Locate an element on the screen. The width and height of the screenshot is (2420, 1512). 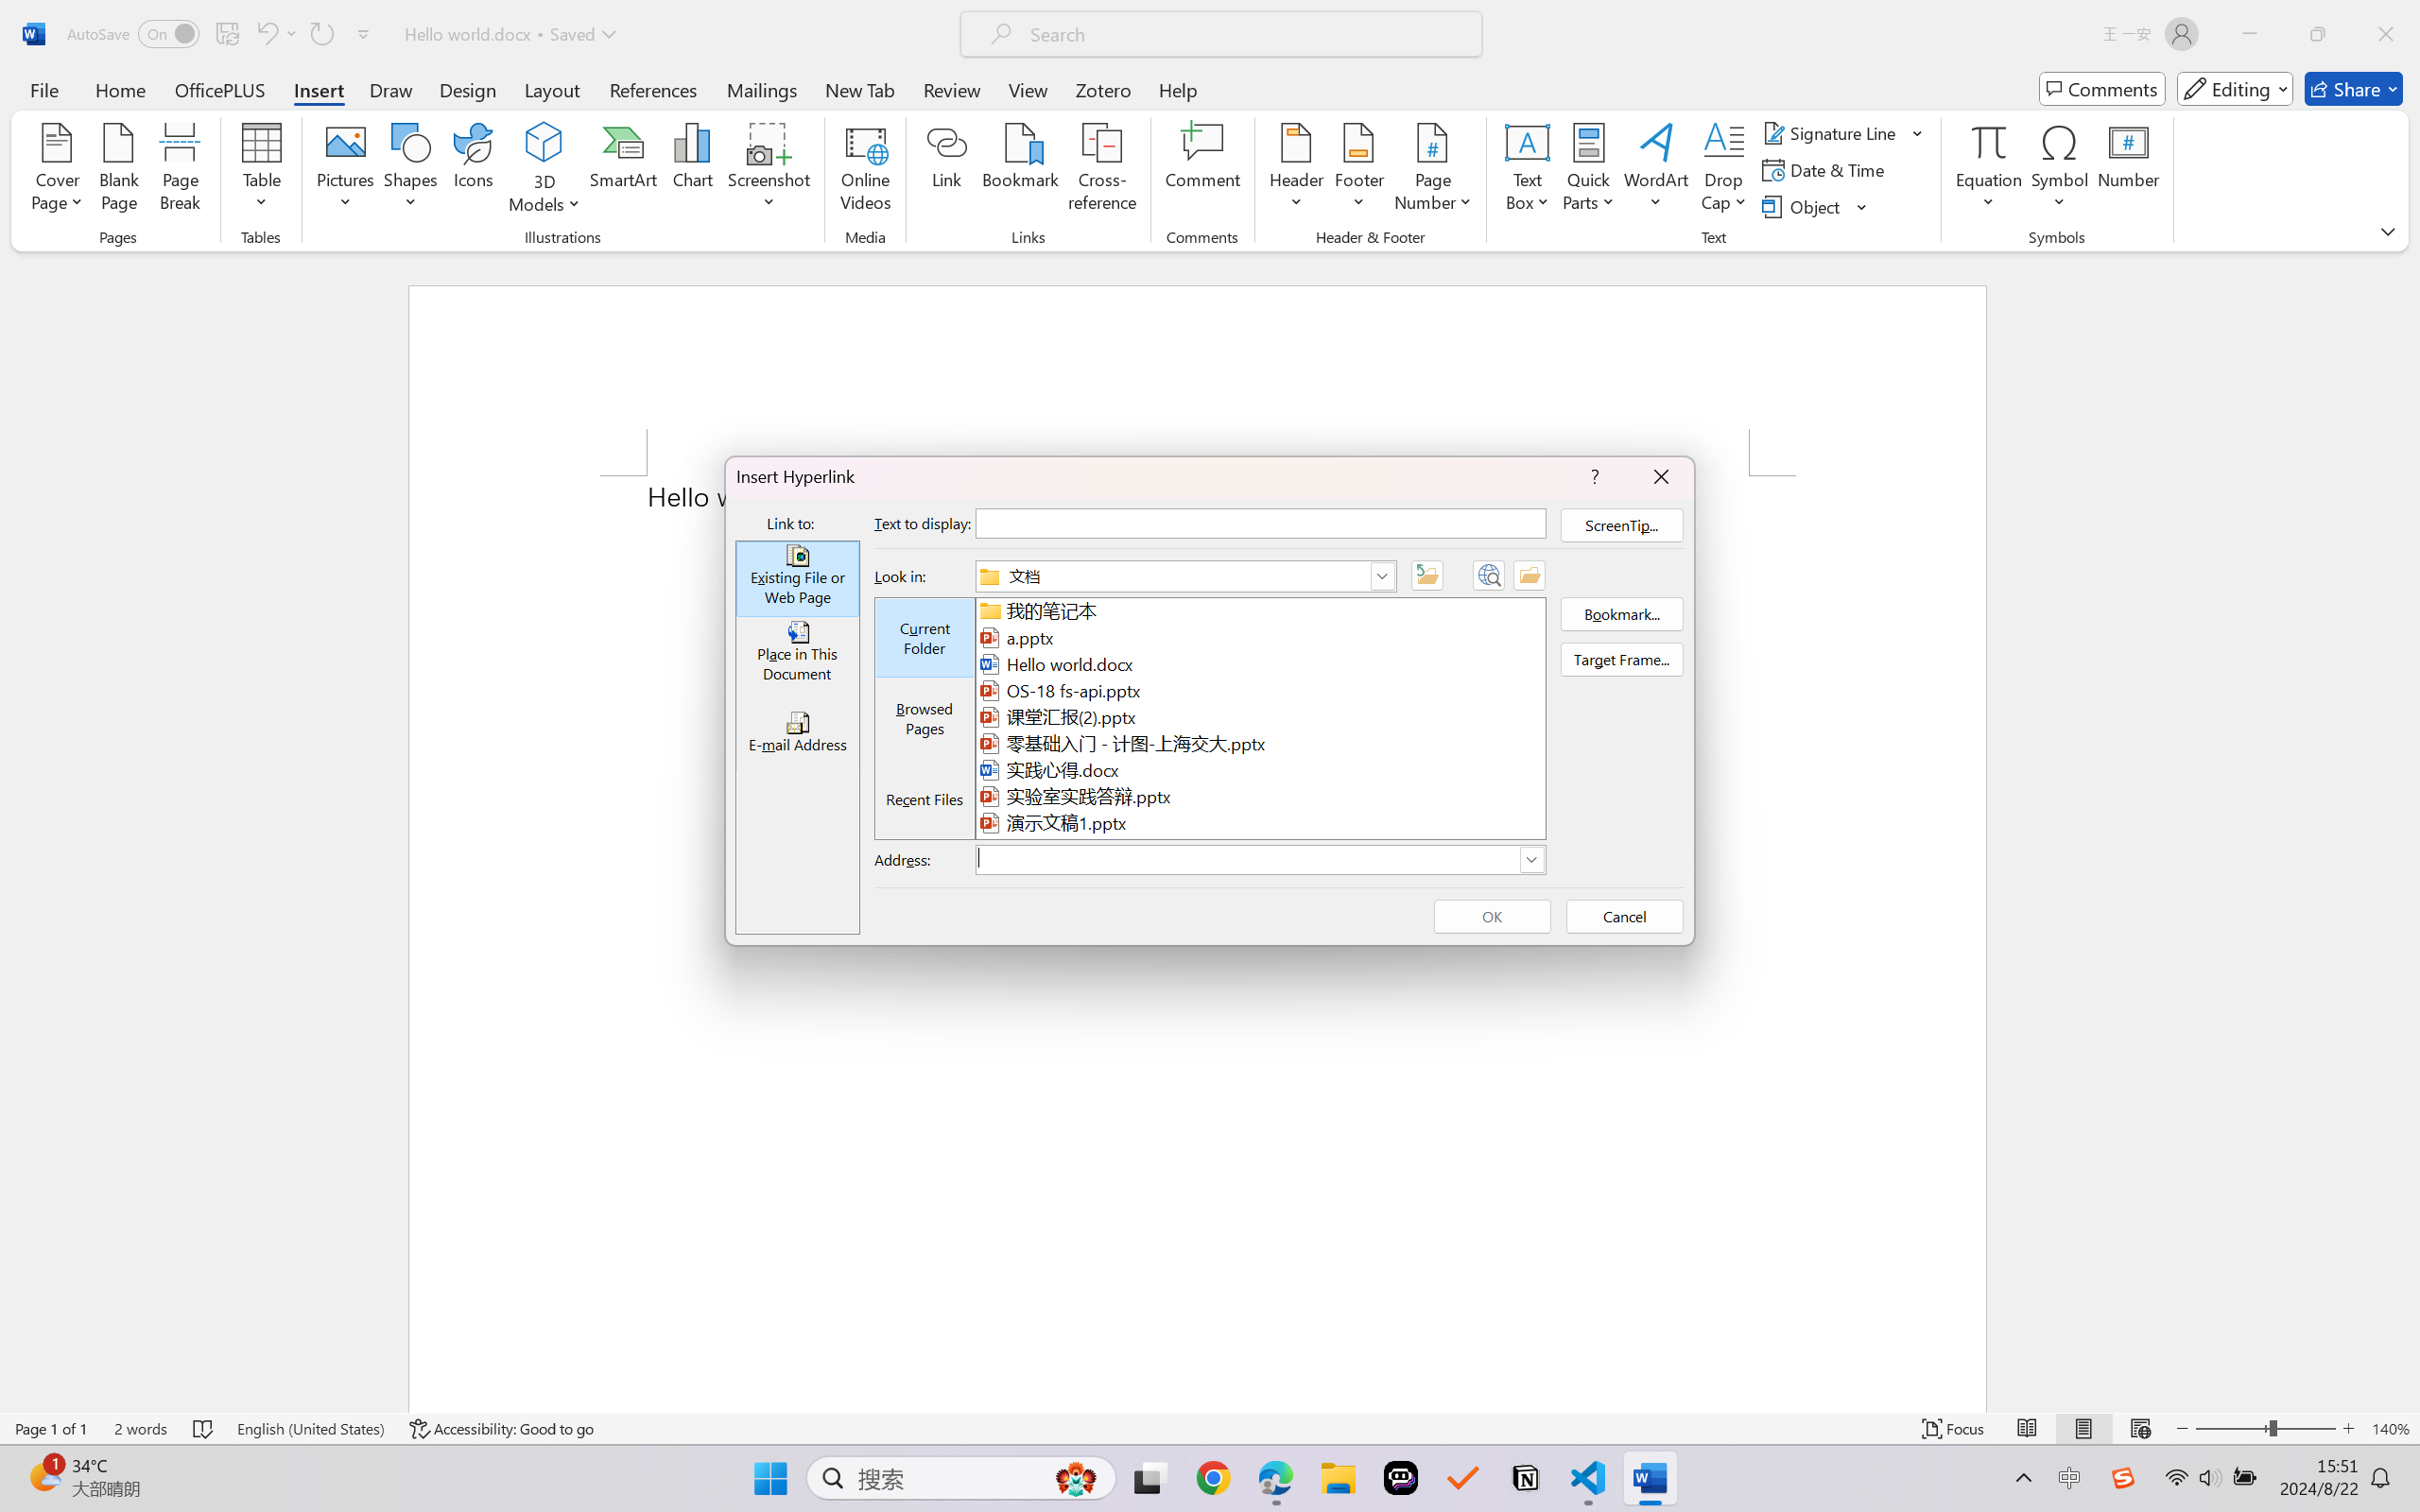
'AutoSave' is located at coordinates (133, 33).